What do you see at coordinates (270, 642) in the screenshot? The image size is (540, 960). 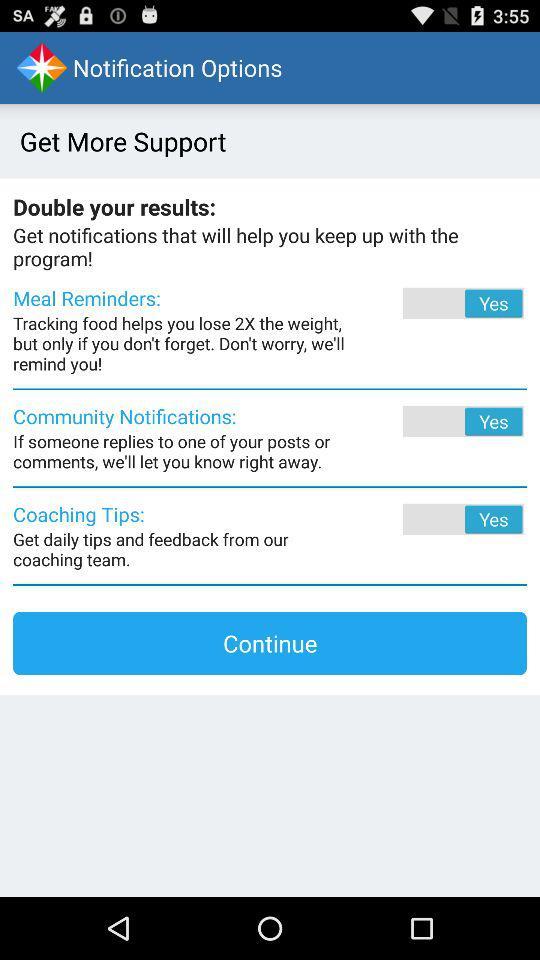 I see `continue icon` at bounding box center [270, 642].